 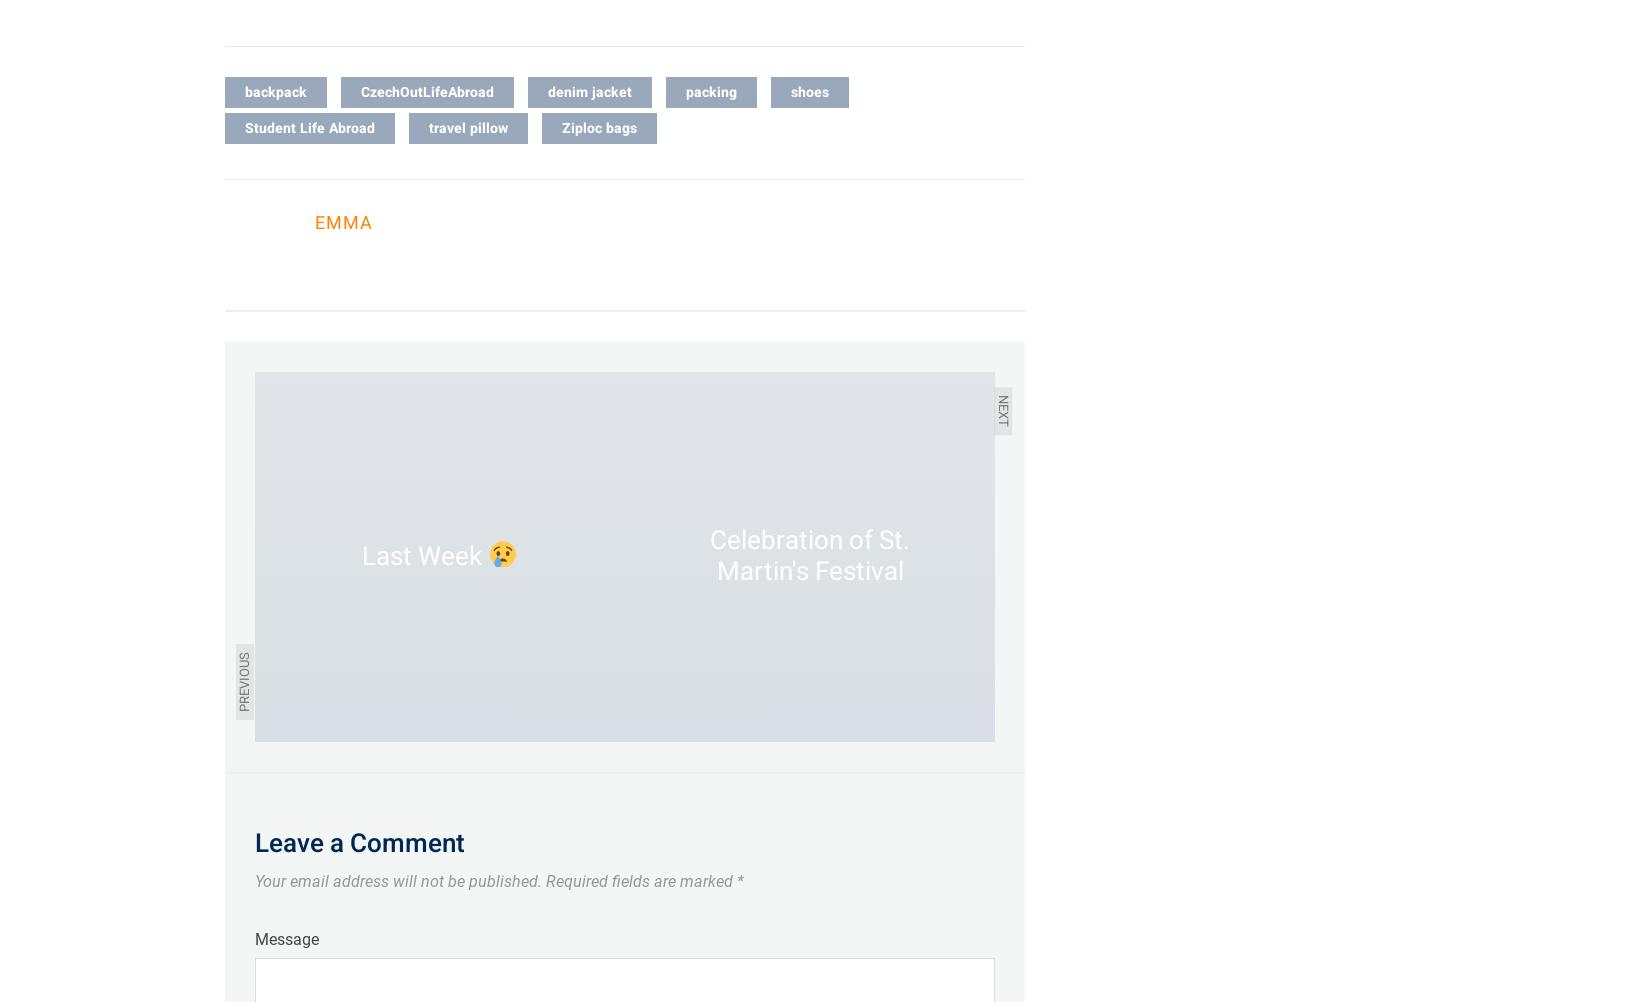 What do you see at coordinates (739, 881) in the screenshot?
I see `'*'` at bounding box center [739, 881].